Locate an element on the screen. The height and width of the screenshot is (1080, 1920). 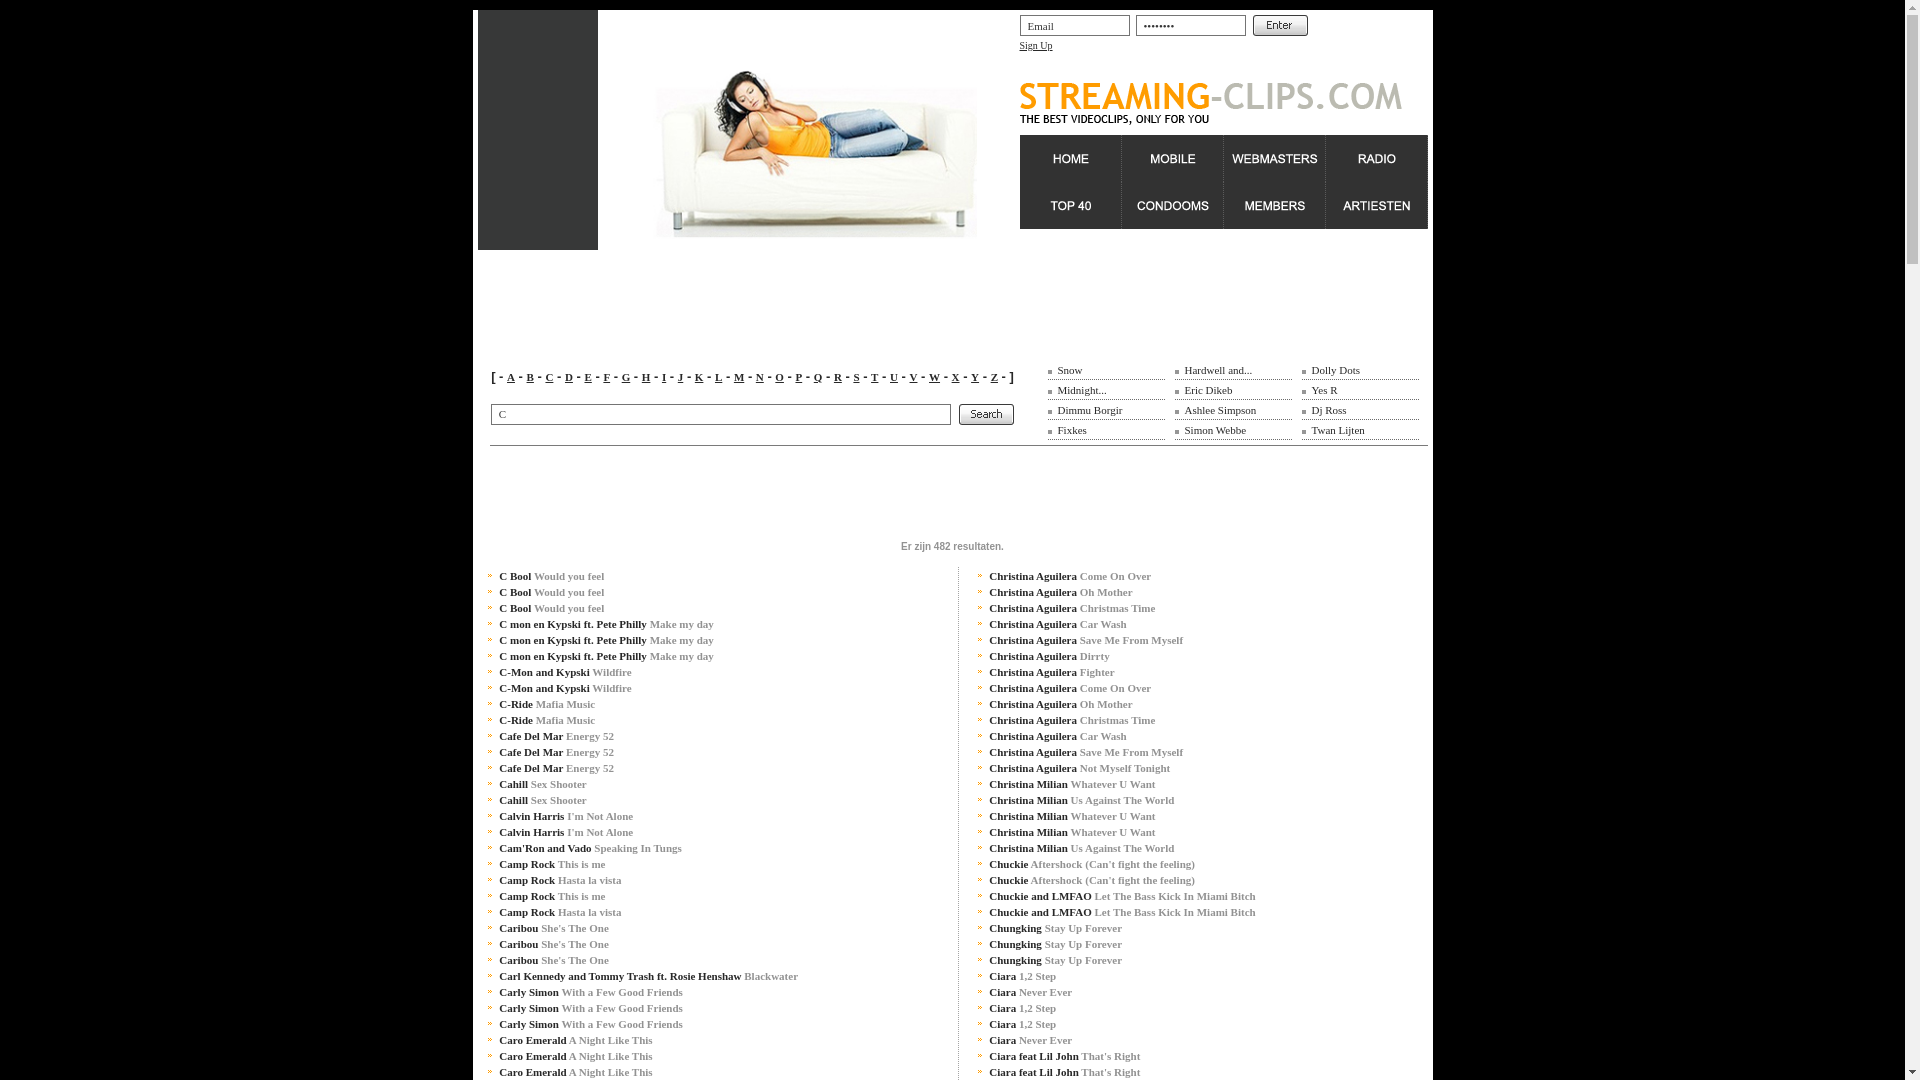
'Christina Milian Us Against The World' is located at coordinates (1080, 848).